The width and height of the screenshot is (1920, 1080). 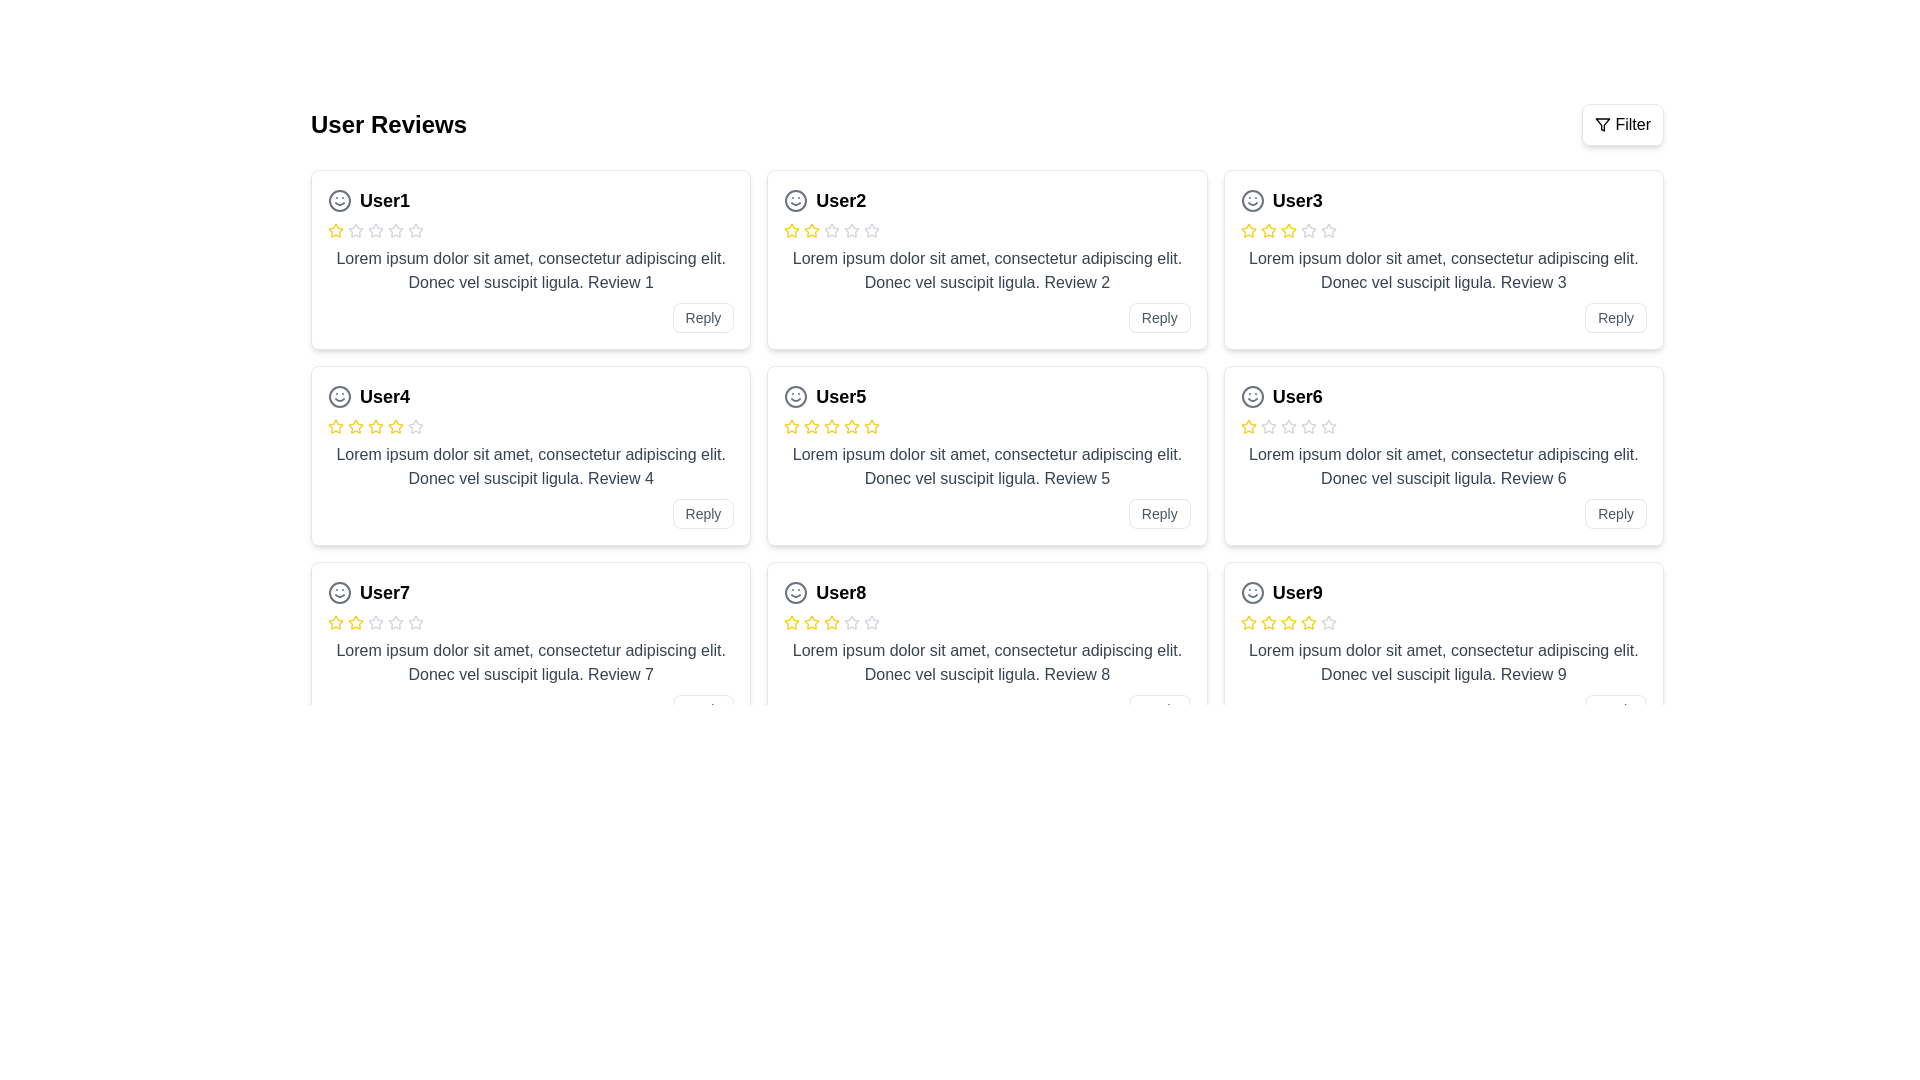 I want to click on the text label element displaying 'User9', which is styled with a larger font size and bold weight, located in the bottom-right corner of the review card under the 'User Reviews' section, so click(x=1297, y=592).